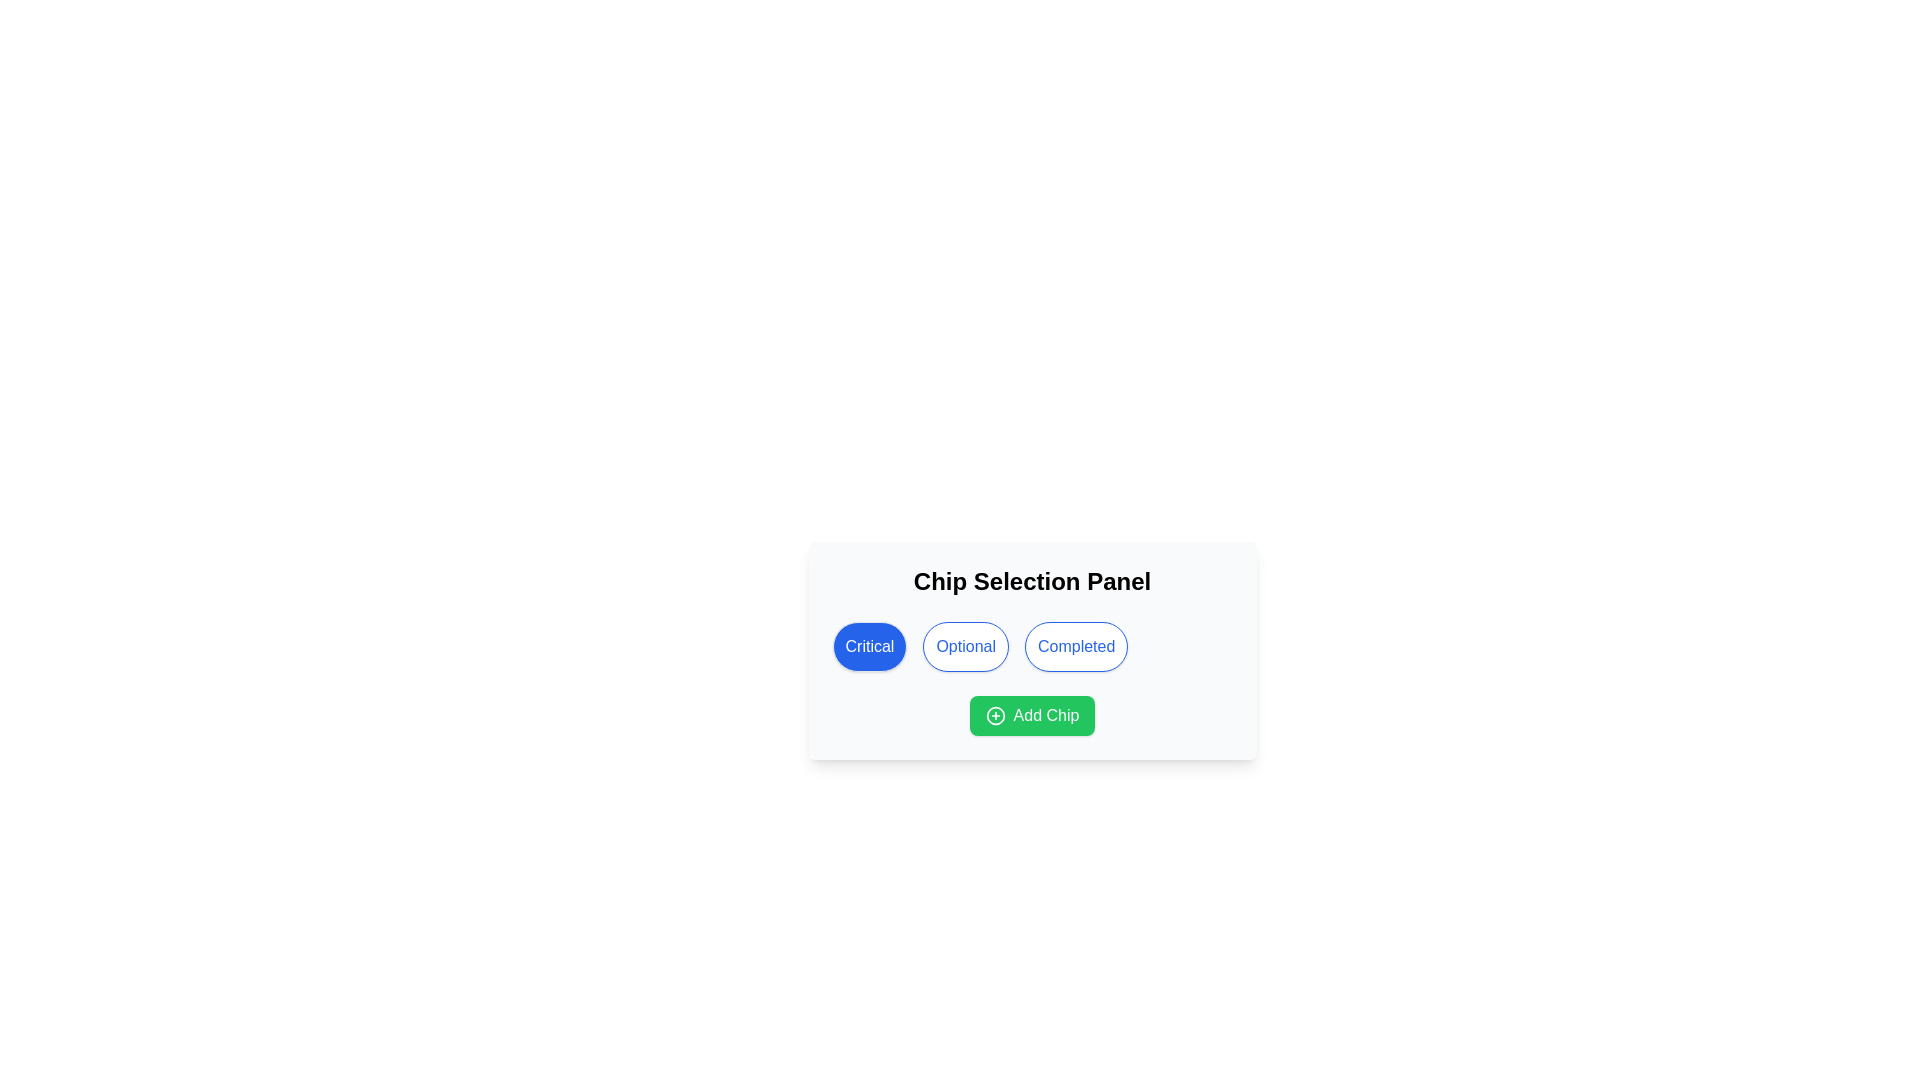  What do you see at coordinates (1032, 715) in the screenshot?
I see `the 'Add Chip' button to add a new chip to the panel` at bounding box center [1032, 715].